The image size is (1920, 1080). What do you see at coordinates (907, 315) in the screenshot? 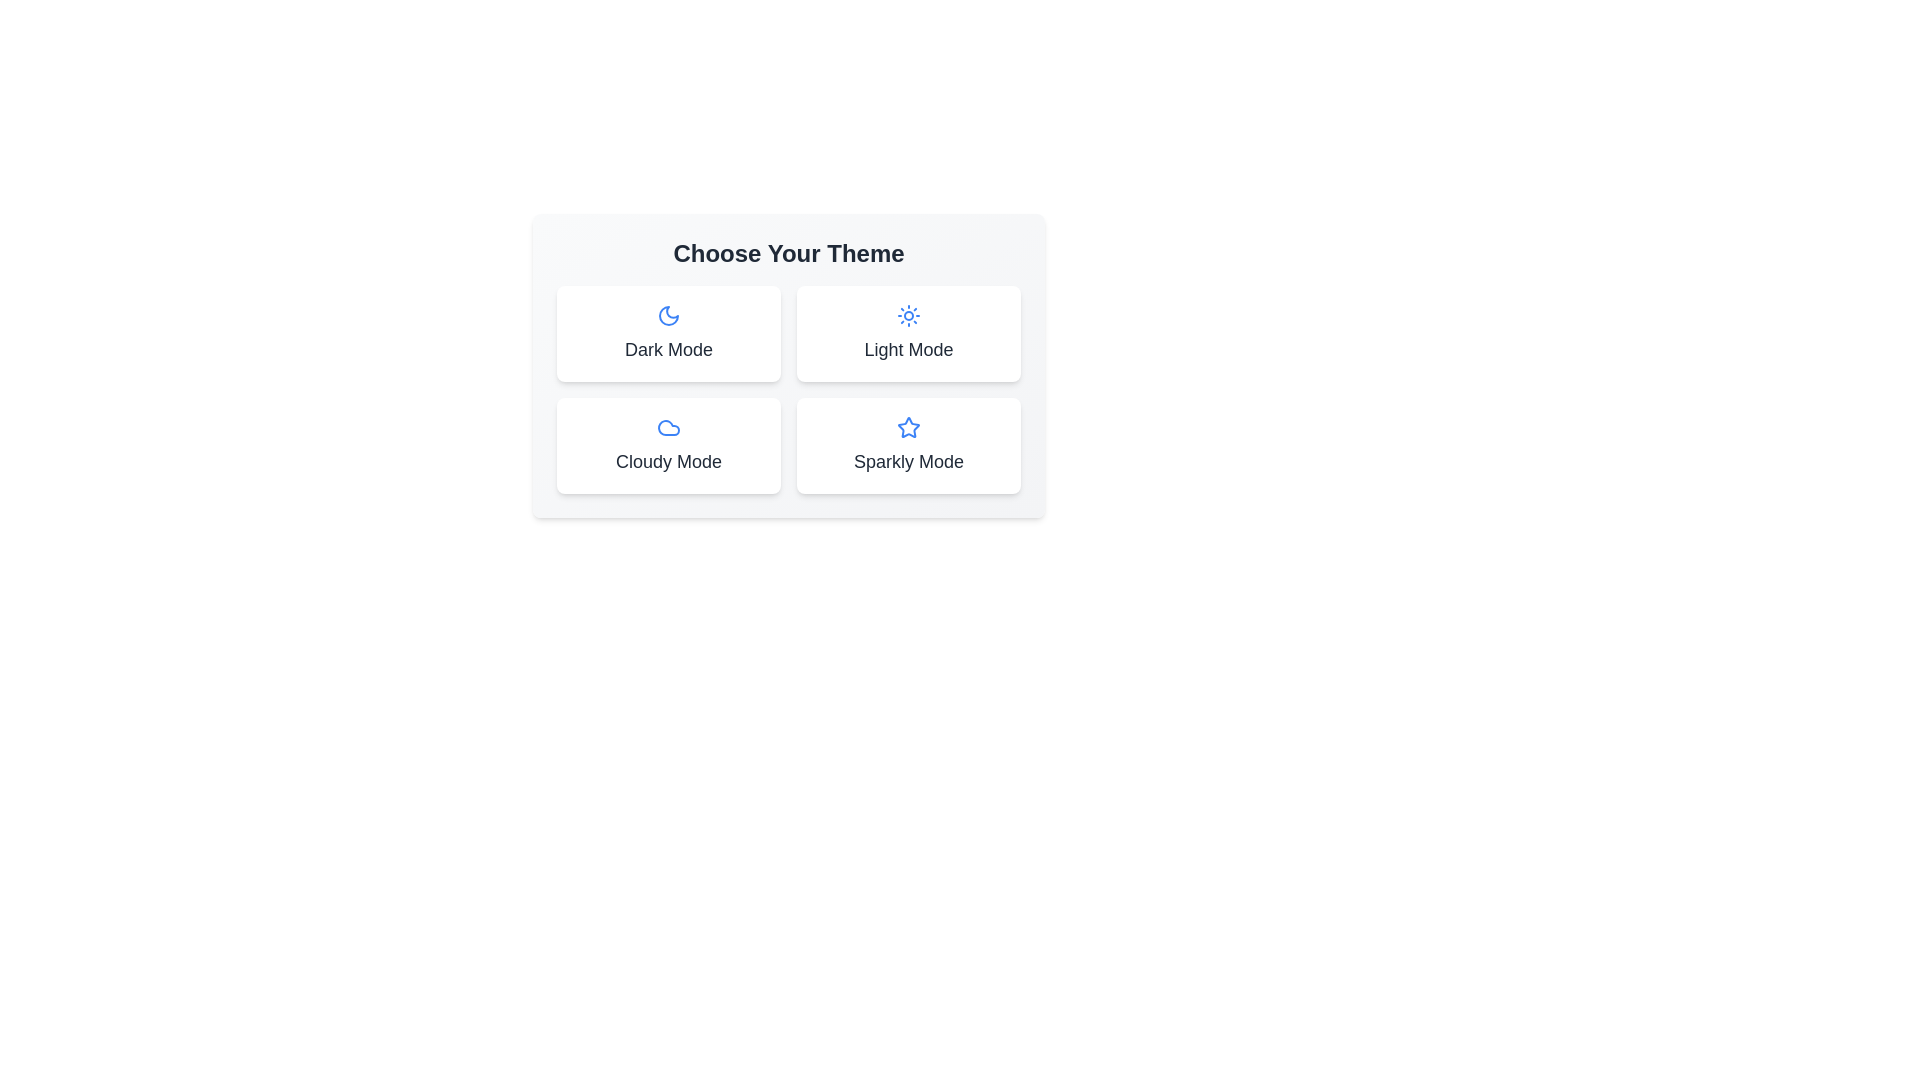
I see `the blue sun-shaped Decorative Icon located in the 'Light Mode' card, which is positioned in the top-right of the grid under 'Choose Your Theme'` at bounding box center [907, 315].